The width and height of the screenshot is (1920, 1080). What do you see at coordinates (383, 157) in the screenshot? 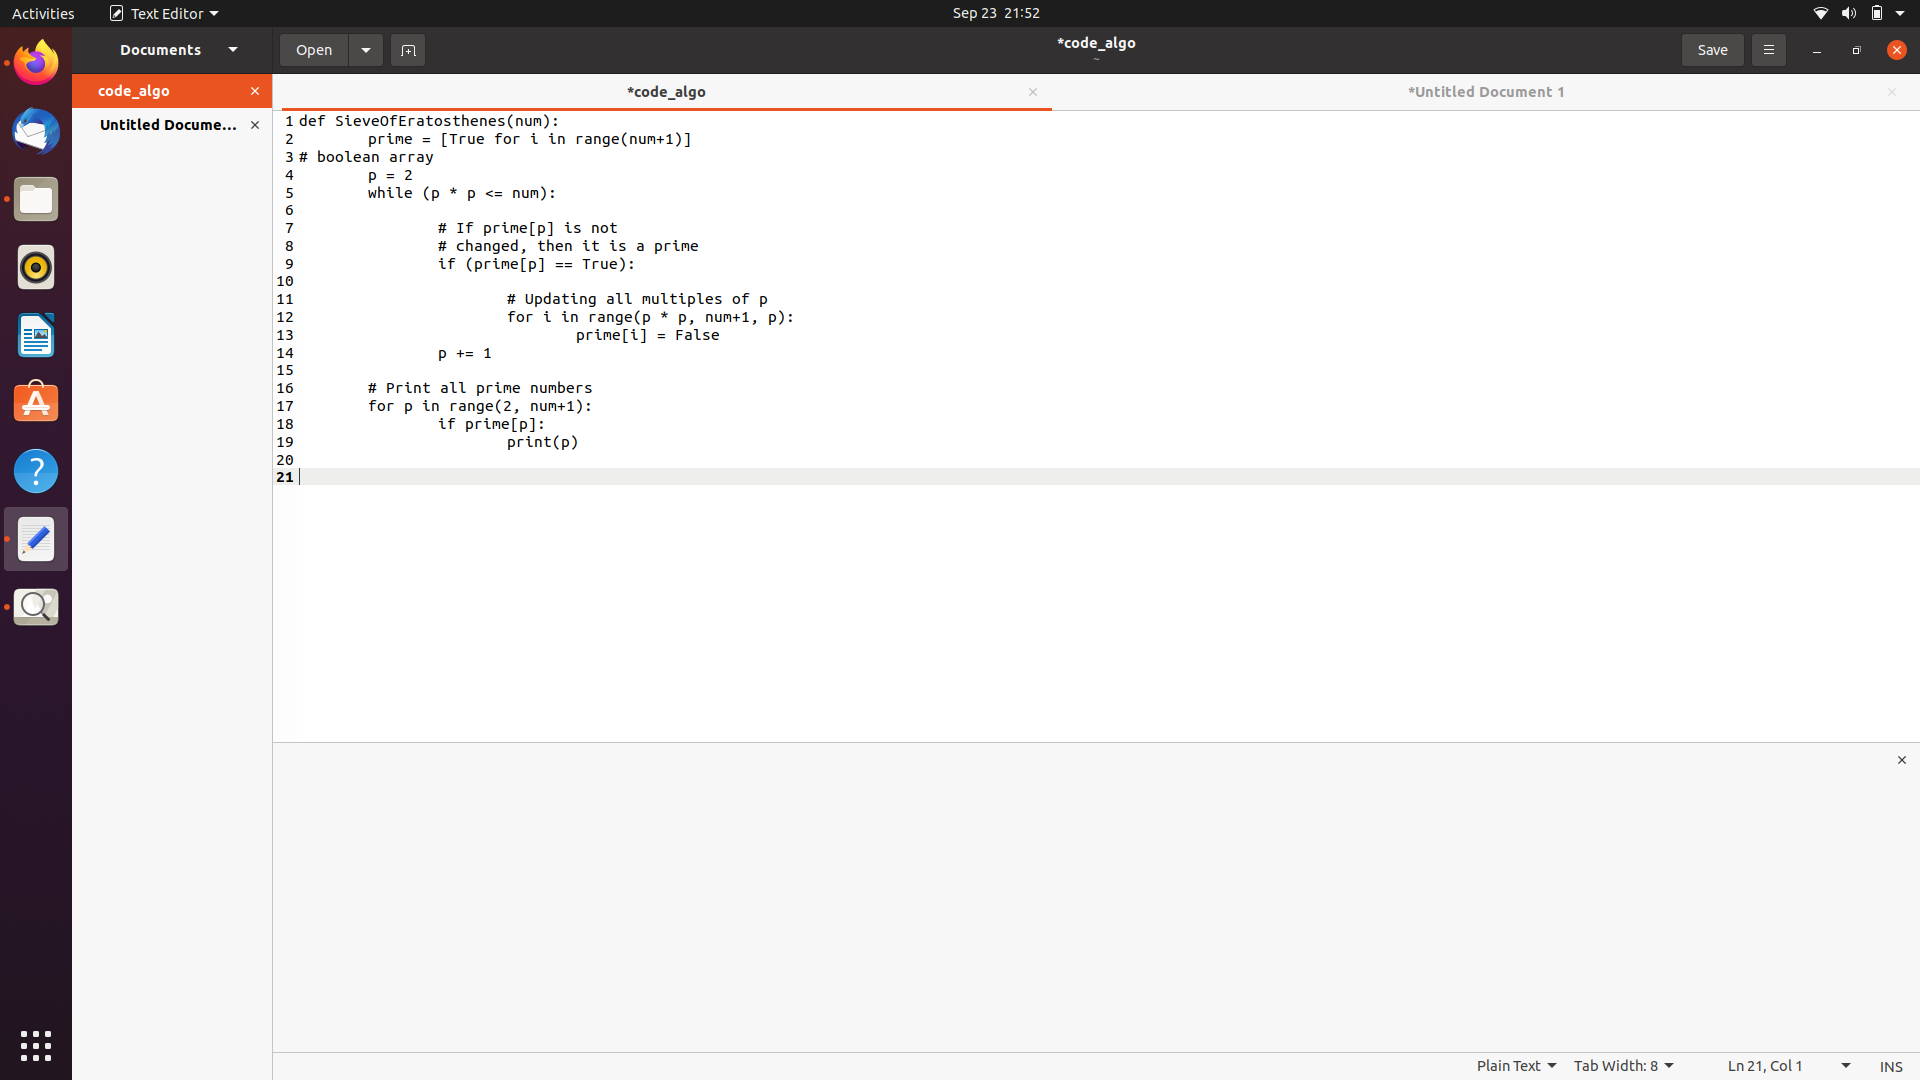
I see `Use key combinations Ctrl+A to select, Ctrl+C to copy from code_algo paper and Ctrl+V to paste it into an untitled document` at bounding box center [383, 157].